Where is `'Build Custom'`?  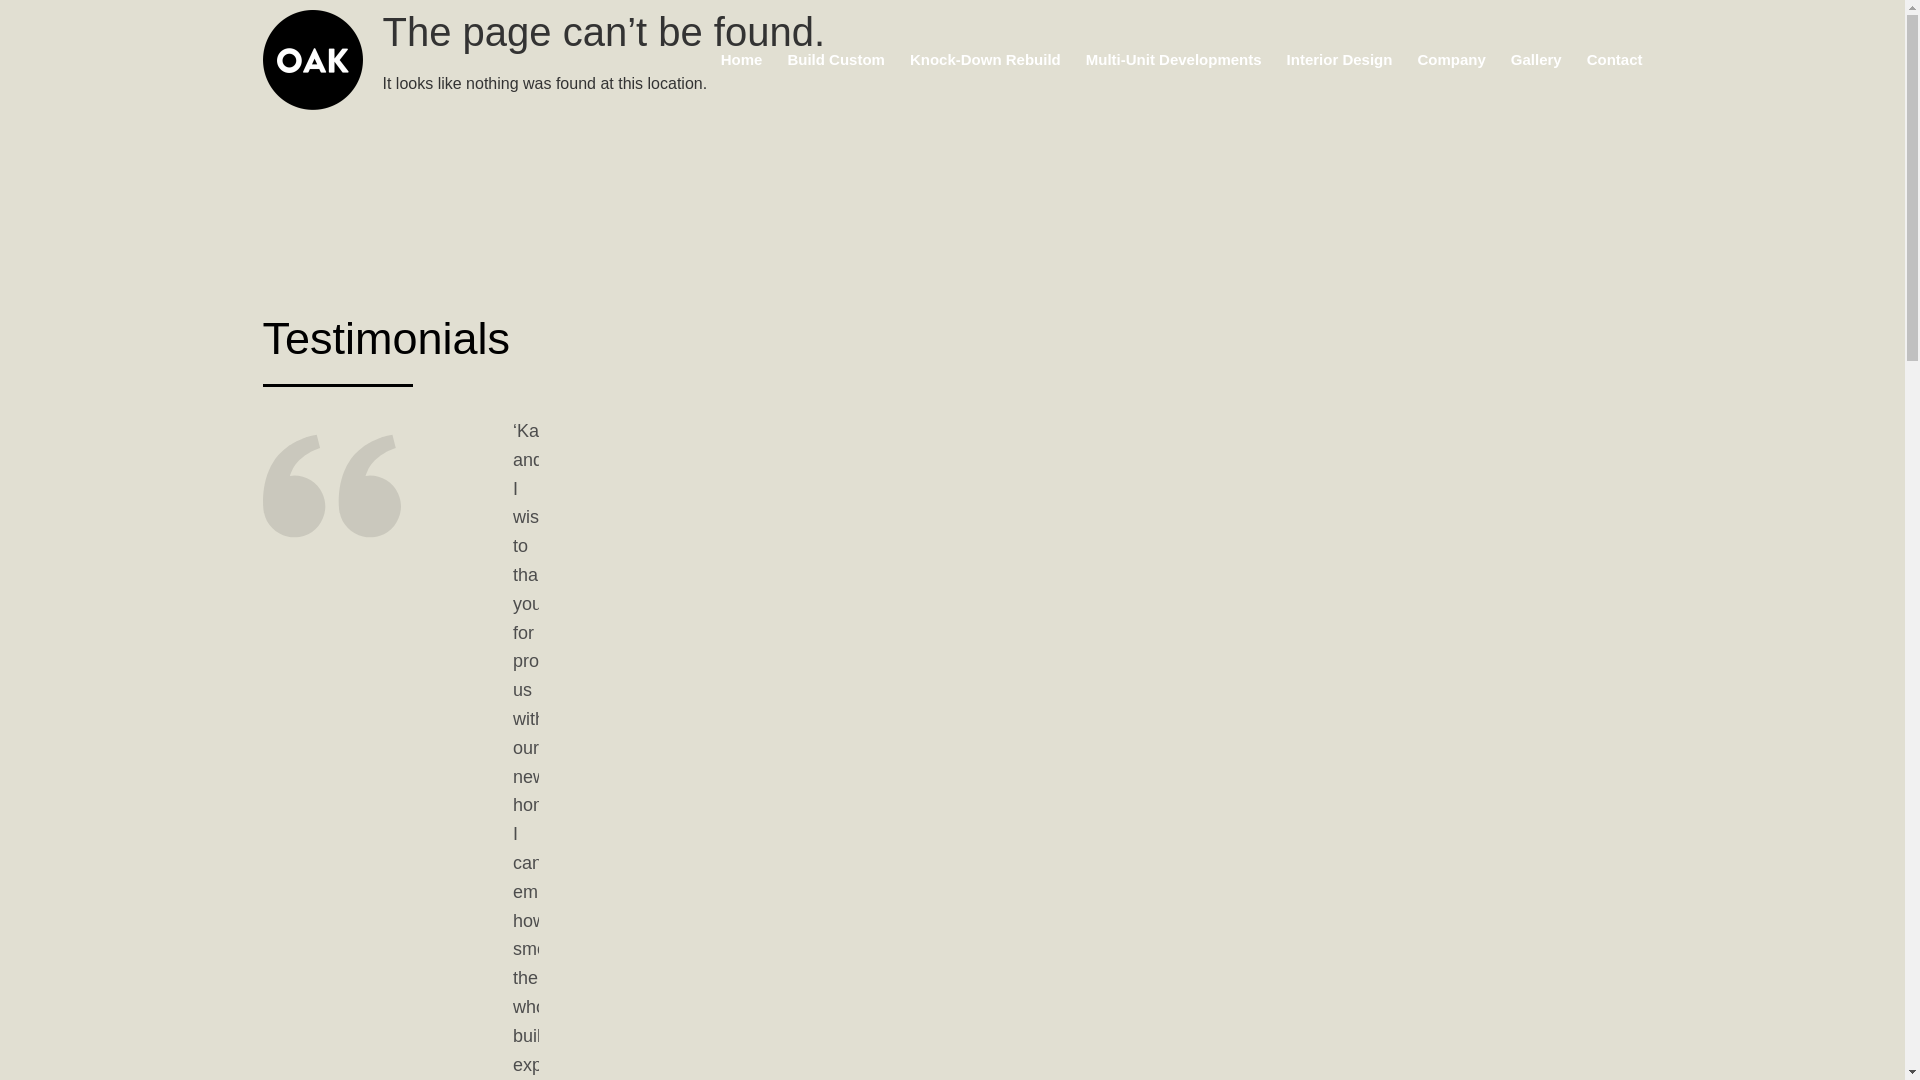
'Build Custom' is located at coordinates (835, 59).